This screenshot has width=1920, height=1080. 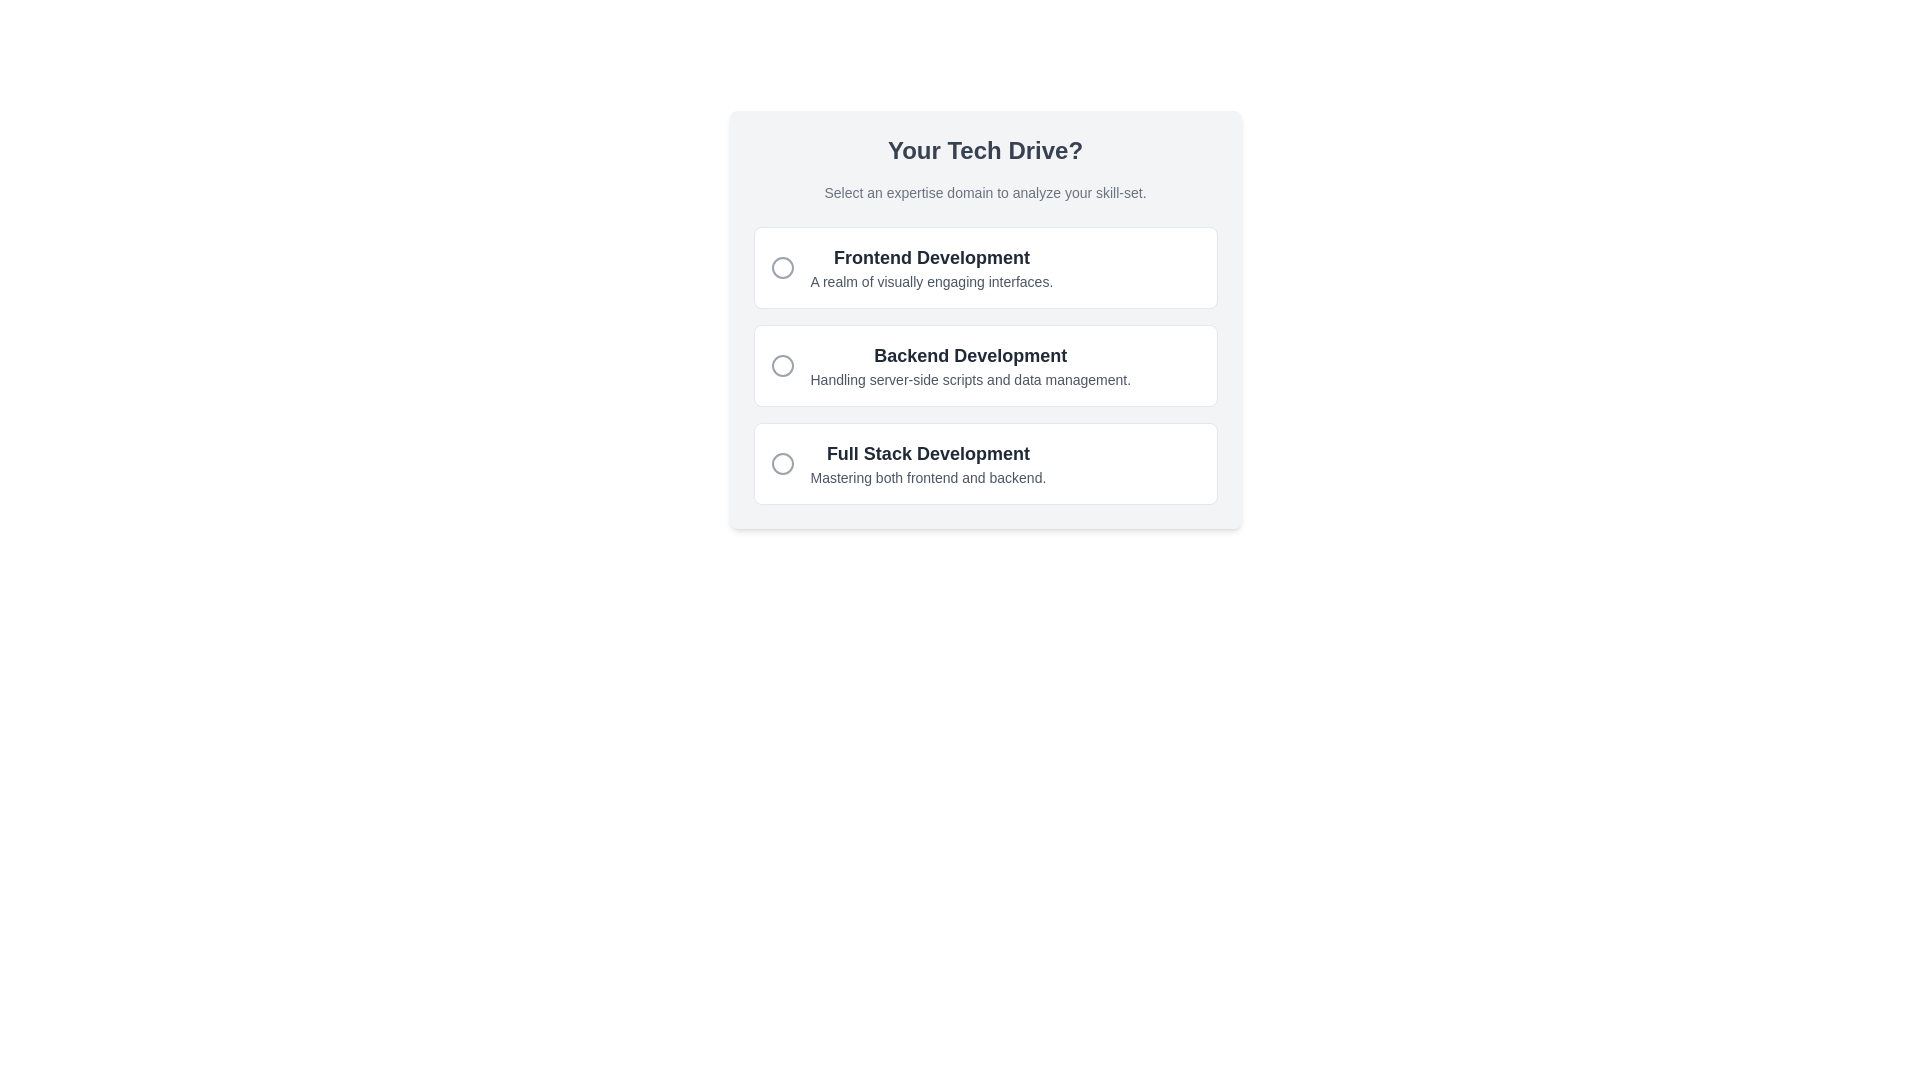 What do you see at coordinates (985, 366) in the screenshot?
I see `the second selectable list item for backend development using keyboard navigation` at bounding box center [985, 366].